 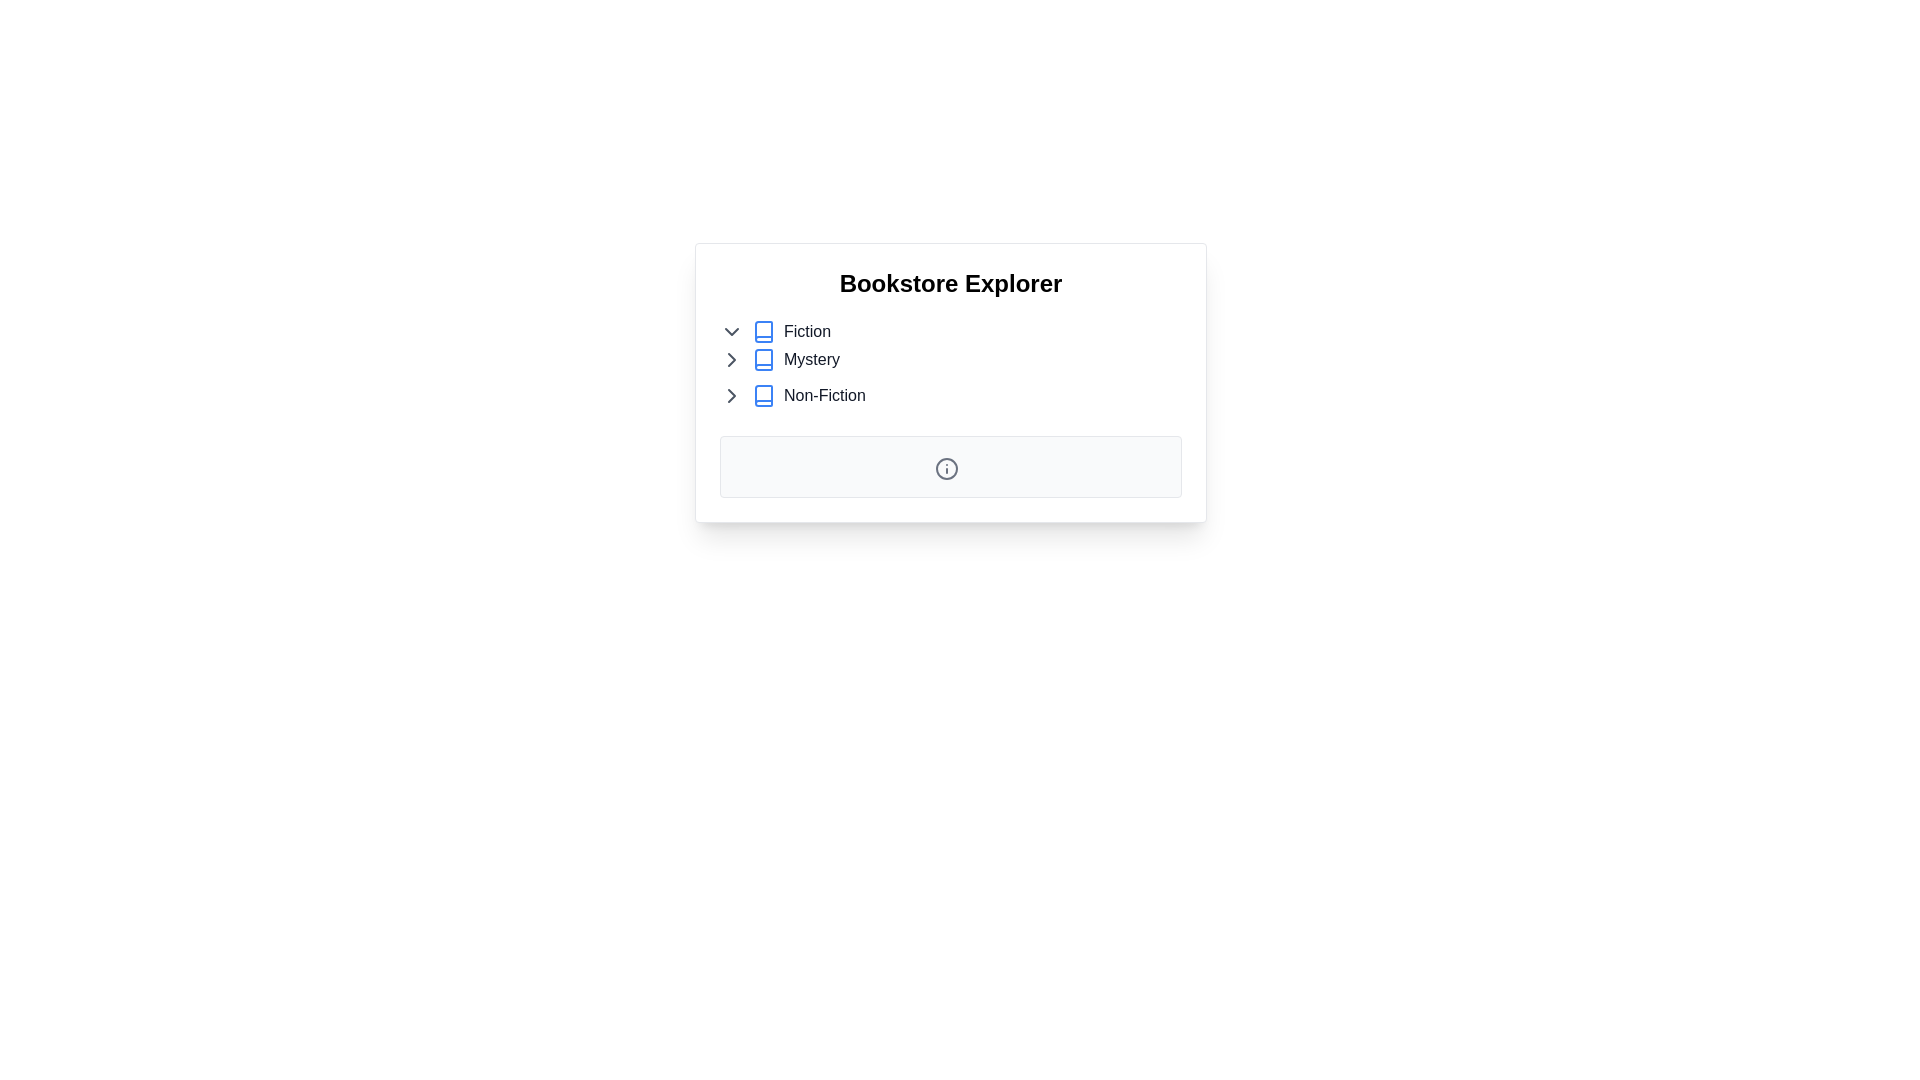 What do you see at coordinates (730, 358) in the screenshot?
I see `the small triangular arrow icon pointing right, located to the immediate left of the blue book icon in the 'Mystery' category` at bounding box center [730, 358].